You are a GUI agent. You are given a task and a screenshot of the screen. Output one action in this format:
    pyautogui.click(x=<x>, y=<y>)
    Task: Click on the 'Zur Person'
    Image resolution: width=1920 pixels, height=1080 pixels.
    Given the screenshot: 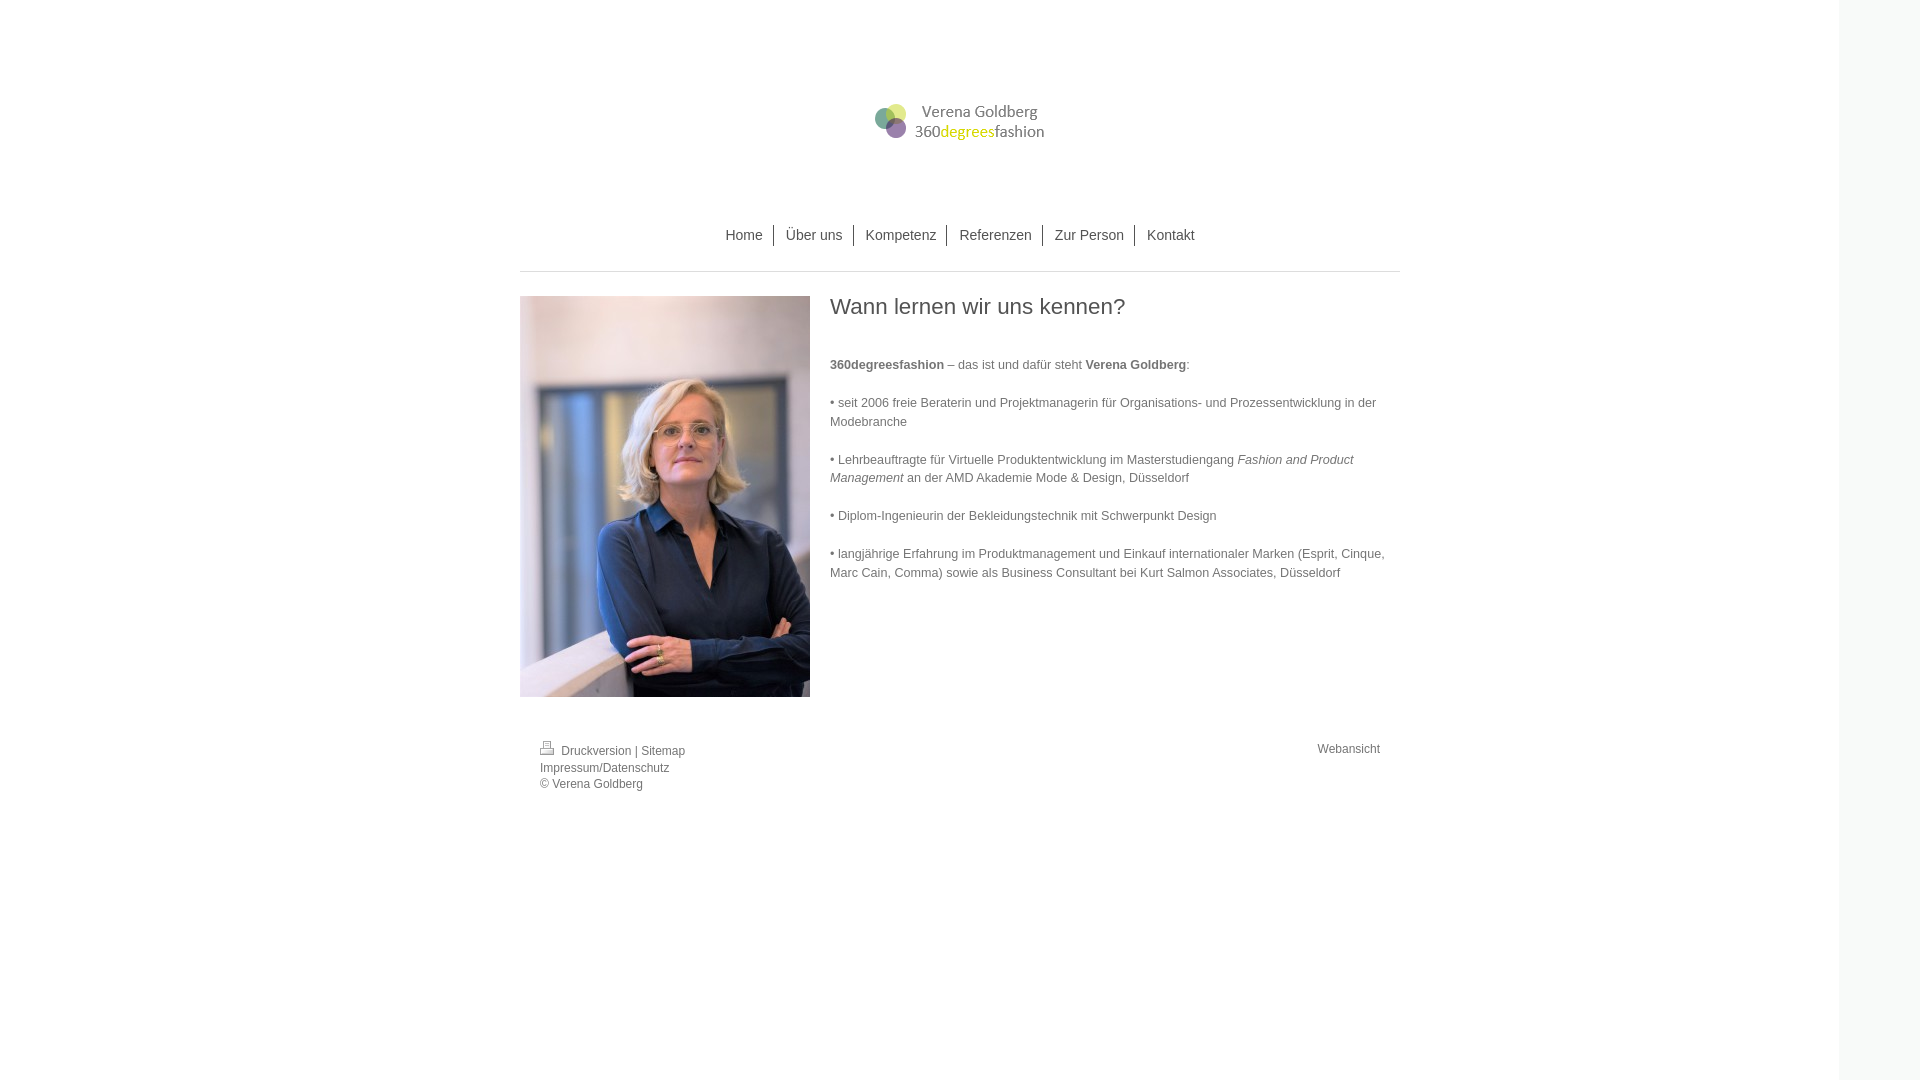 What is the action you would take?
    pyautogui.click(x=1088, y=234)
    